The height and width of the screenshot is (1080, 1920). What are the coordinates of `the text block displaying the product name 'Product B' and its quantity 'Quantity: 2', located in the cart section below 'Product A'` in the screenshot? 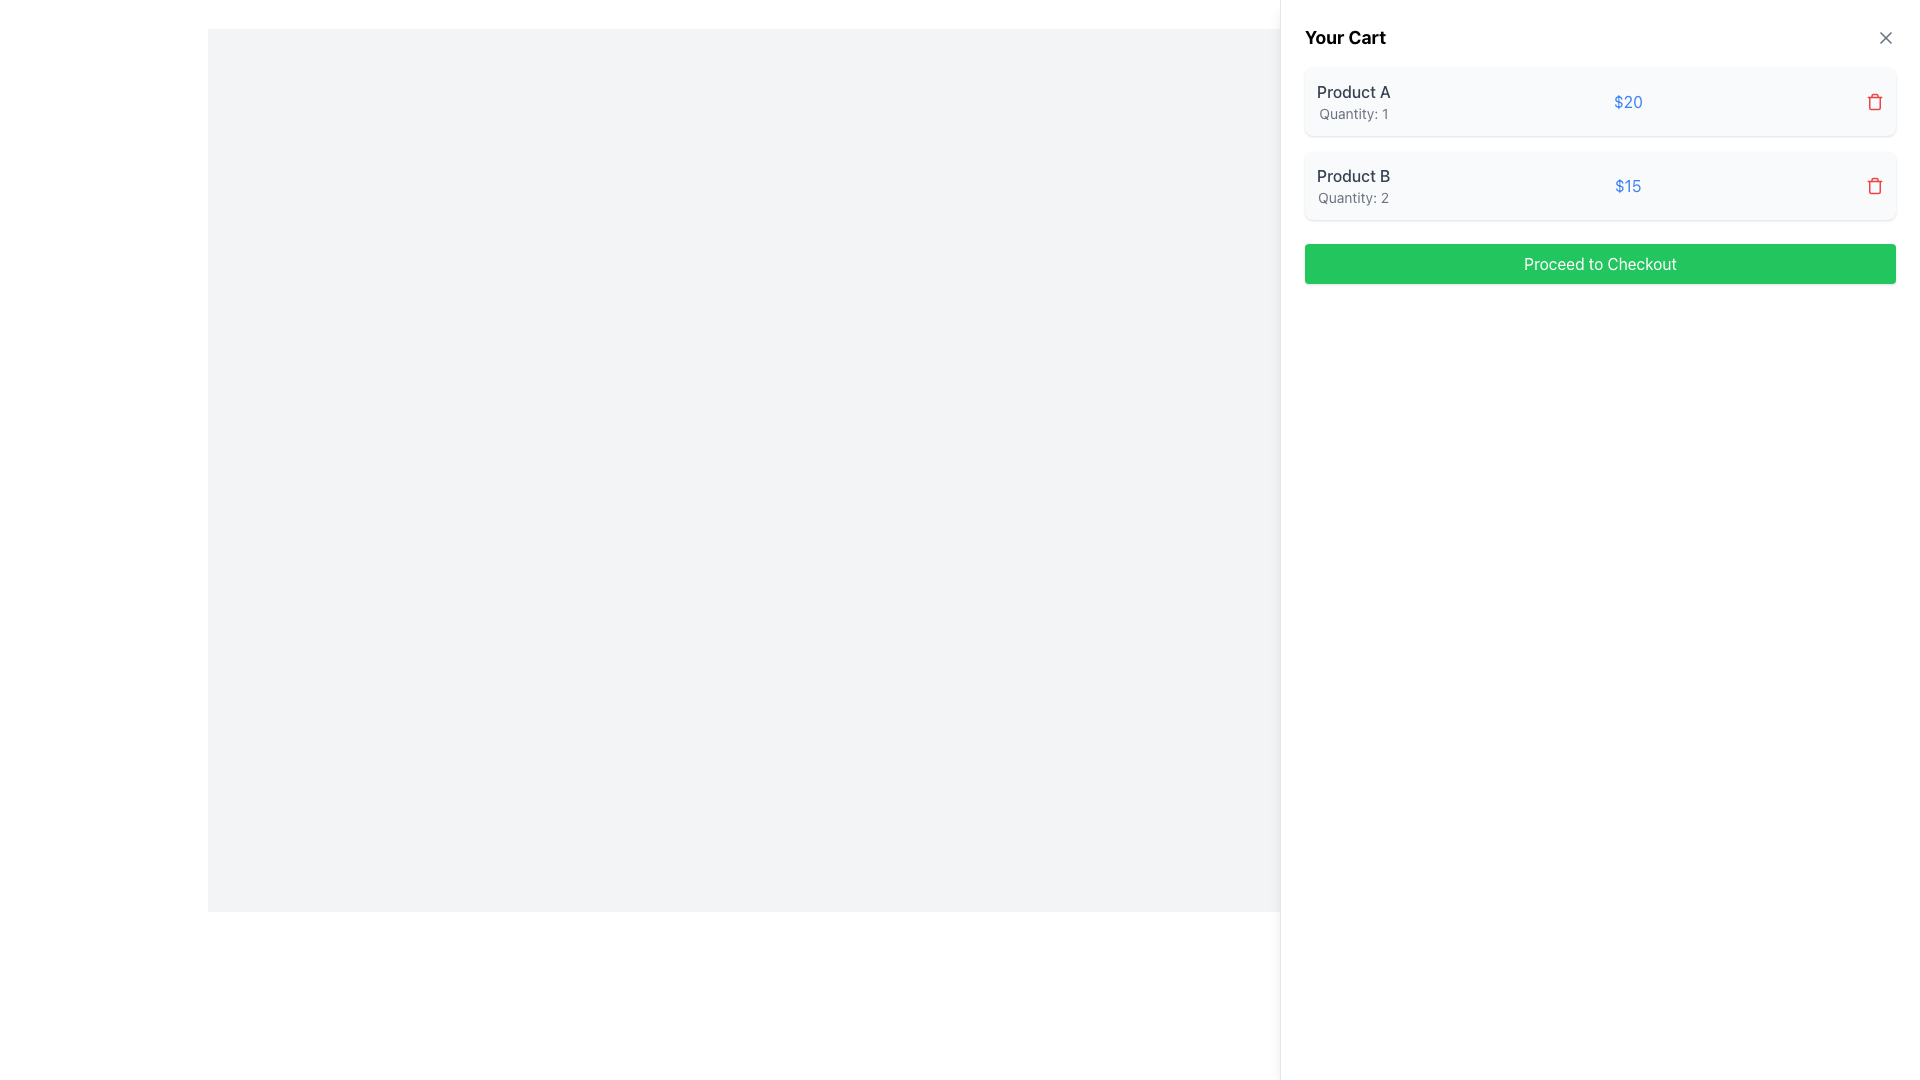 It's located at (1353, 185).